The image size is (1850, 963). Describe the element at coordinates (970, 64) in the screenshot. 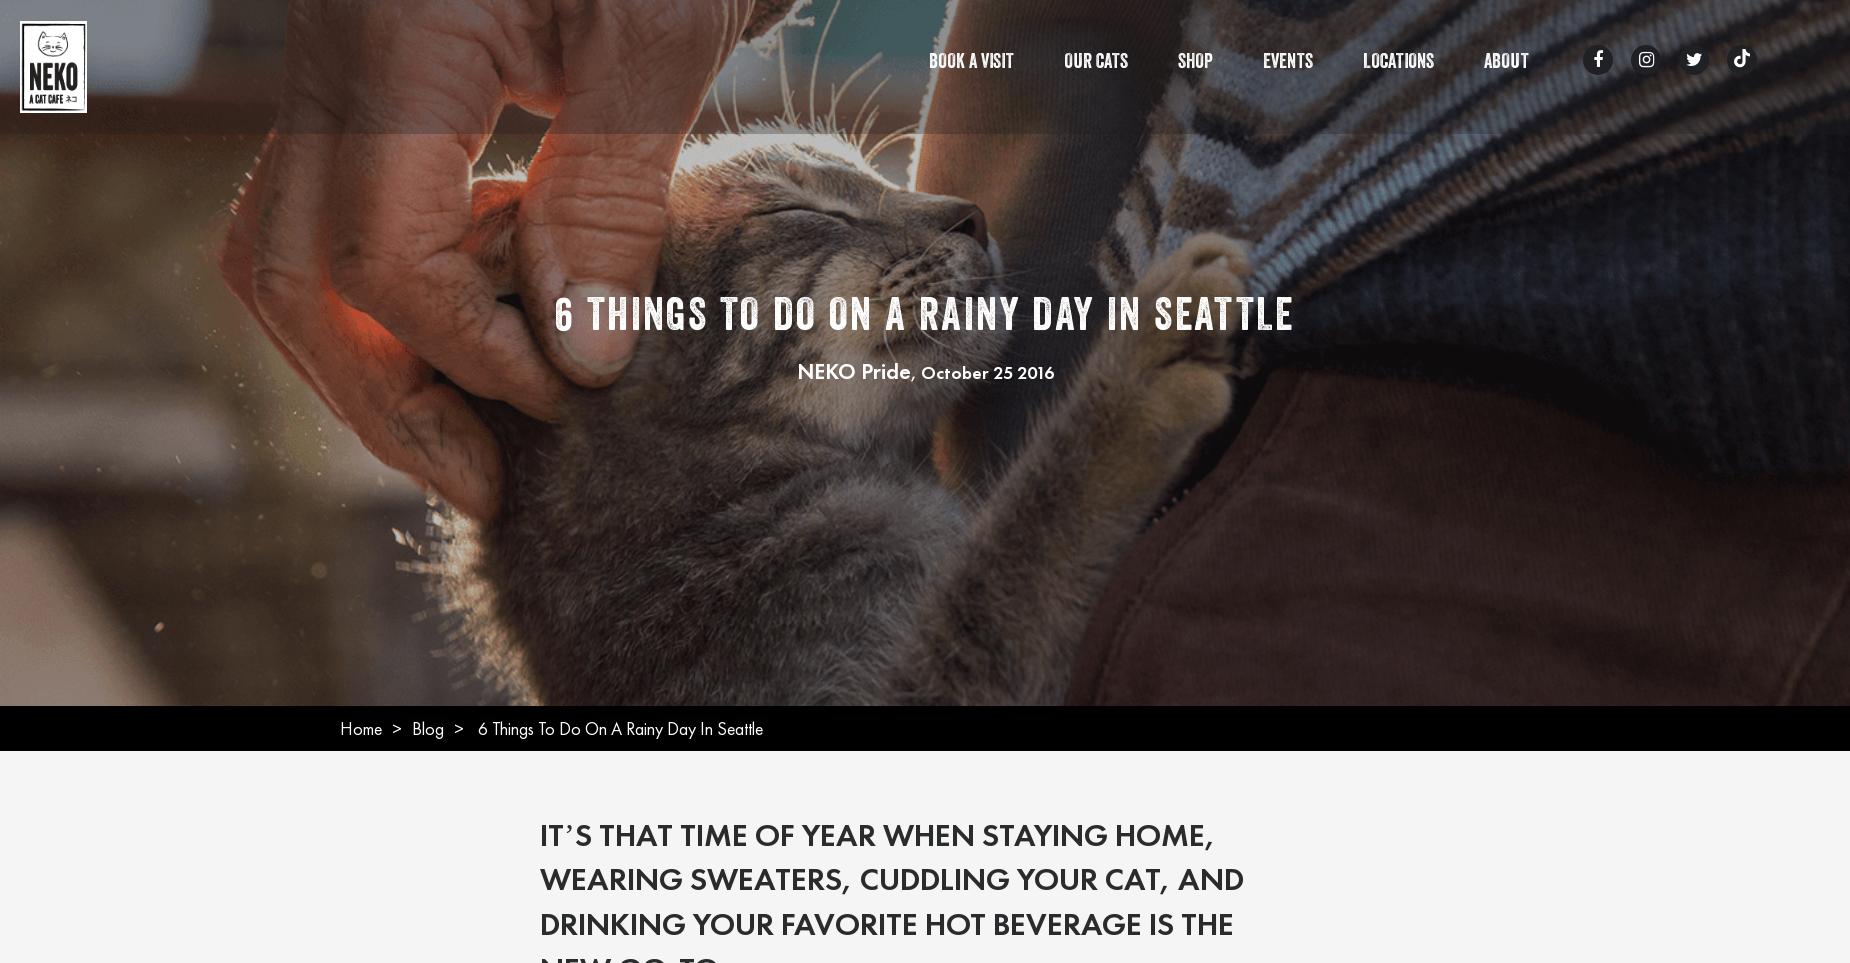

I see `'Book A Visit'` at that location.